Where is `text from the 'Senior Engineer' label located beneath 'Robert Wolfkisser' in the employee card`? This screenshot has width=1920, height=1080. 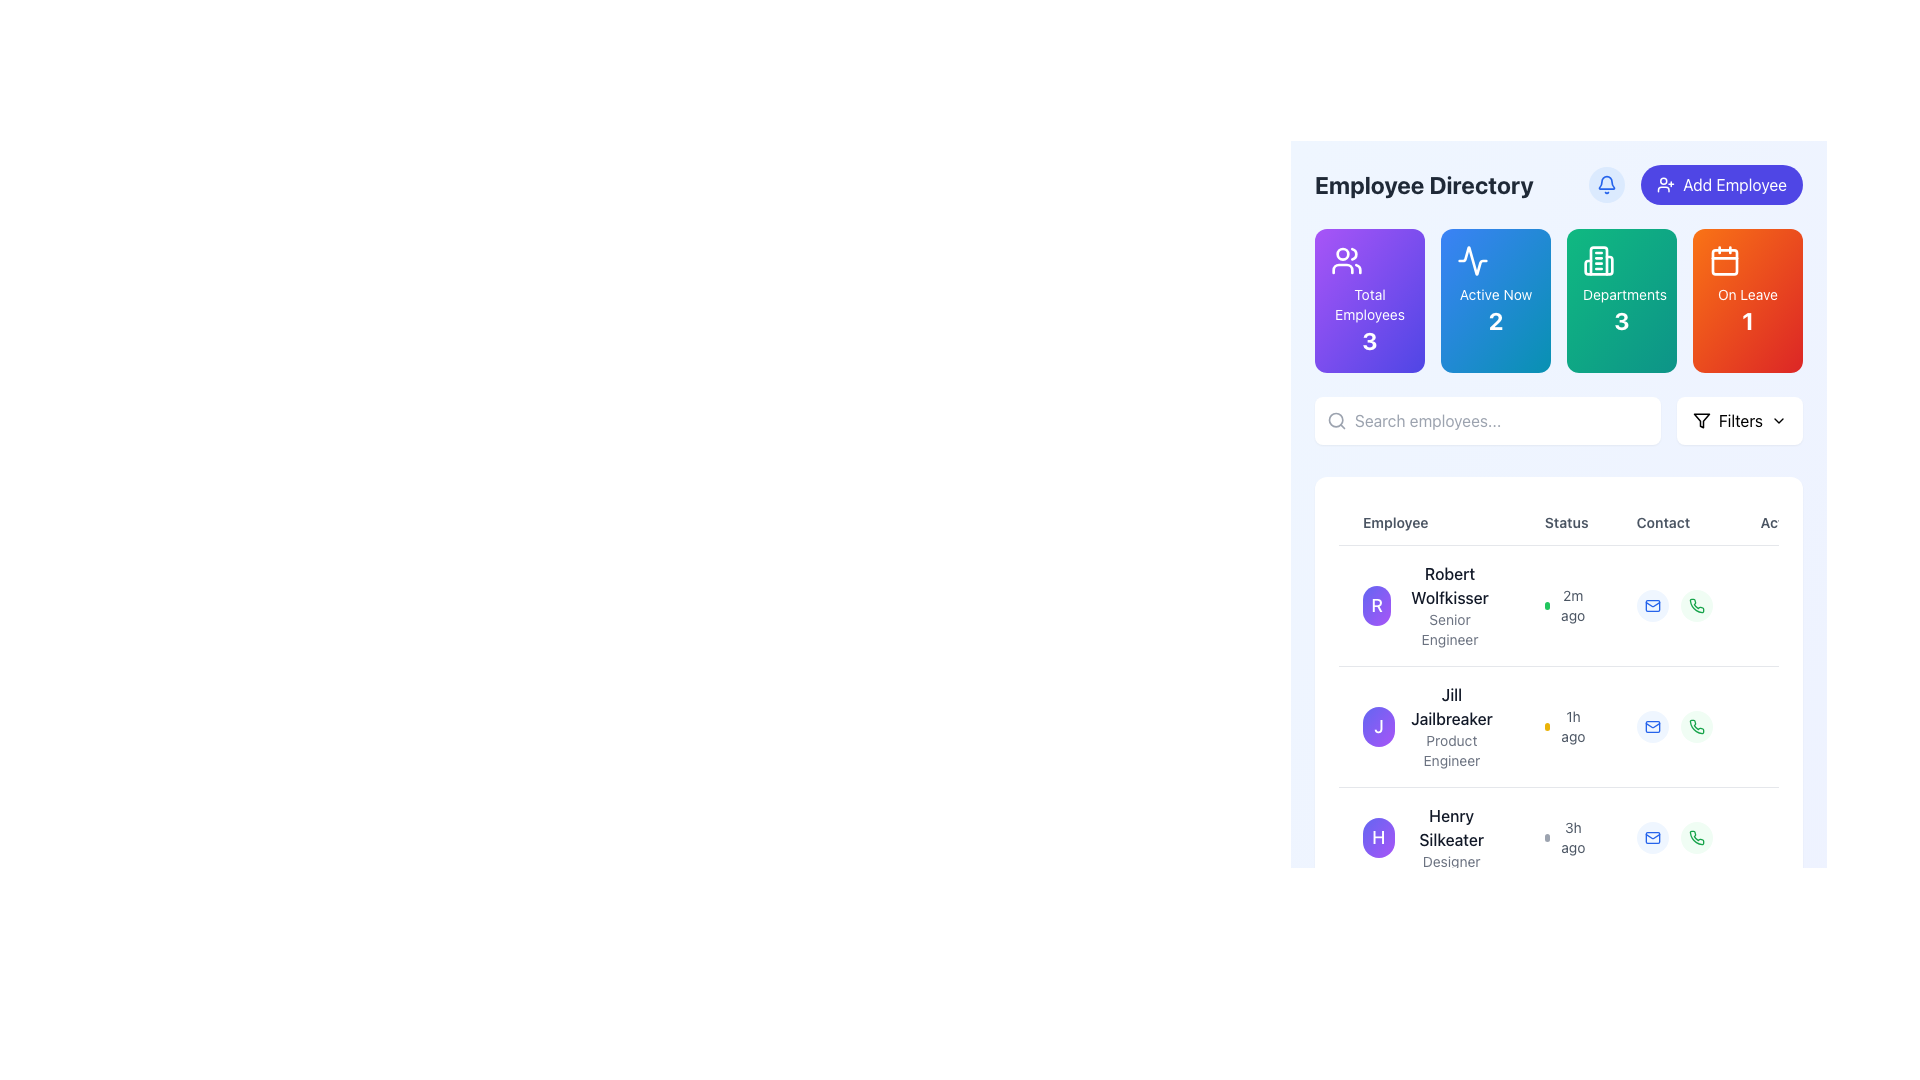
text from the 'Senior Engineer' label located beneath 'Robert Wolfkisser' in the employee card is located at coordinates (1449, 628).